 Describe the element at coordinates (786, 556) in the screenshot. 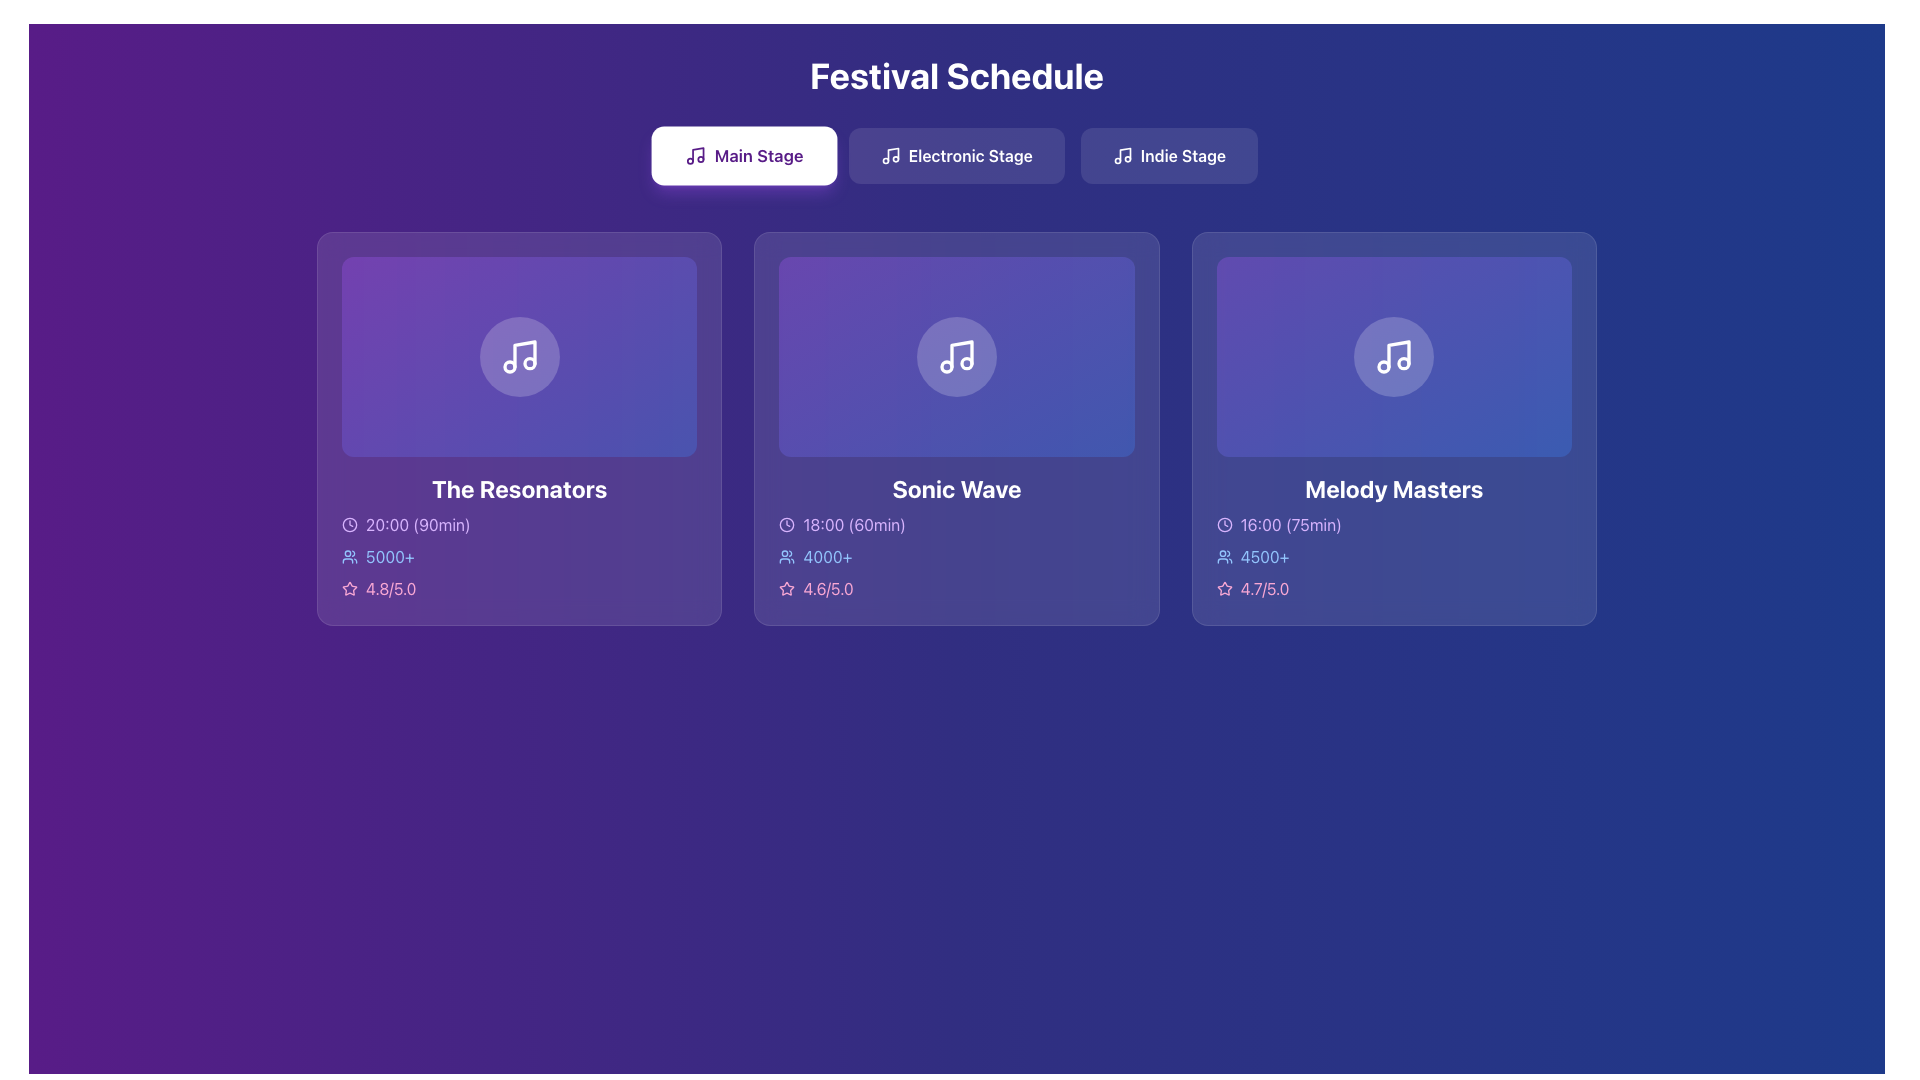

I see `the icon representing users or attendees, which is positioned directly to the left of the '4000+' text` at that location.